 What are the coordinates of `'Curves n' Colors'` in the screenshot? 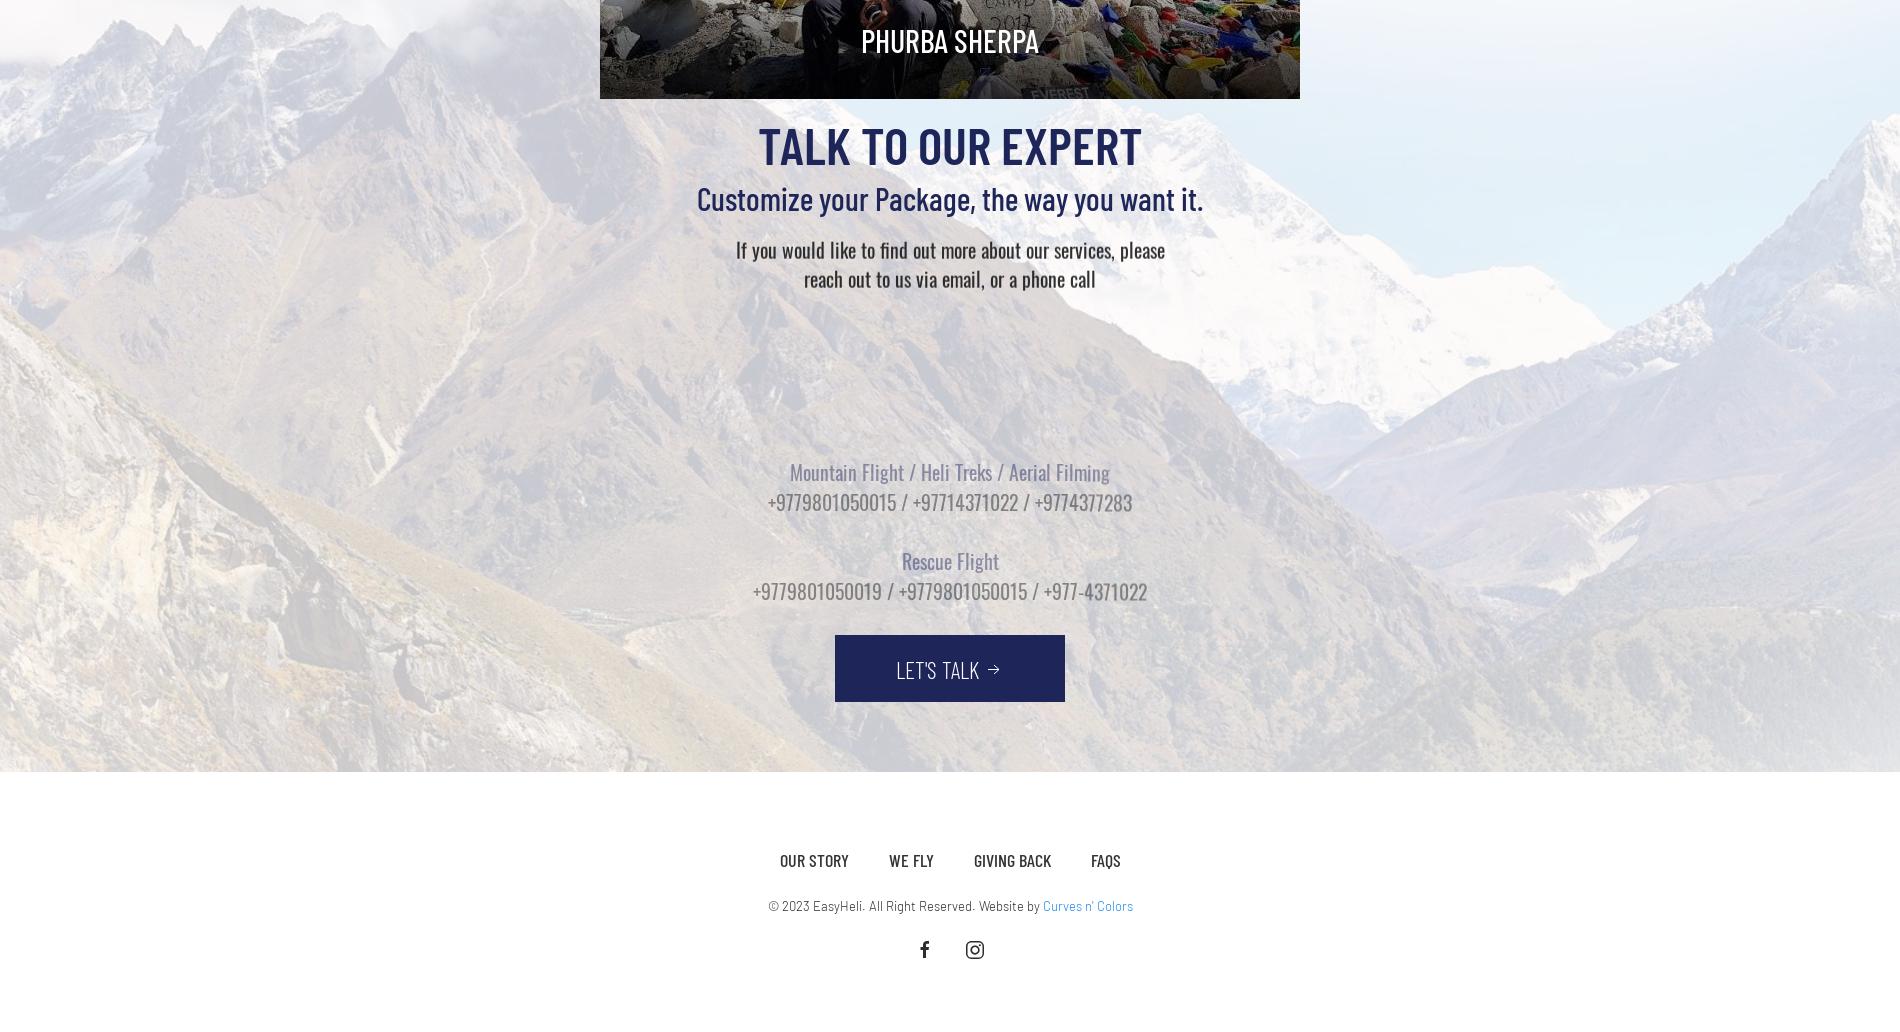 It's located at (1041, 904).